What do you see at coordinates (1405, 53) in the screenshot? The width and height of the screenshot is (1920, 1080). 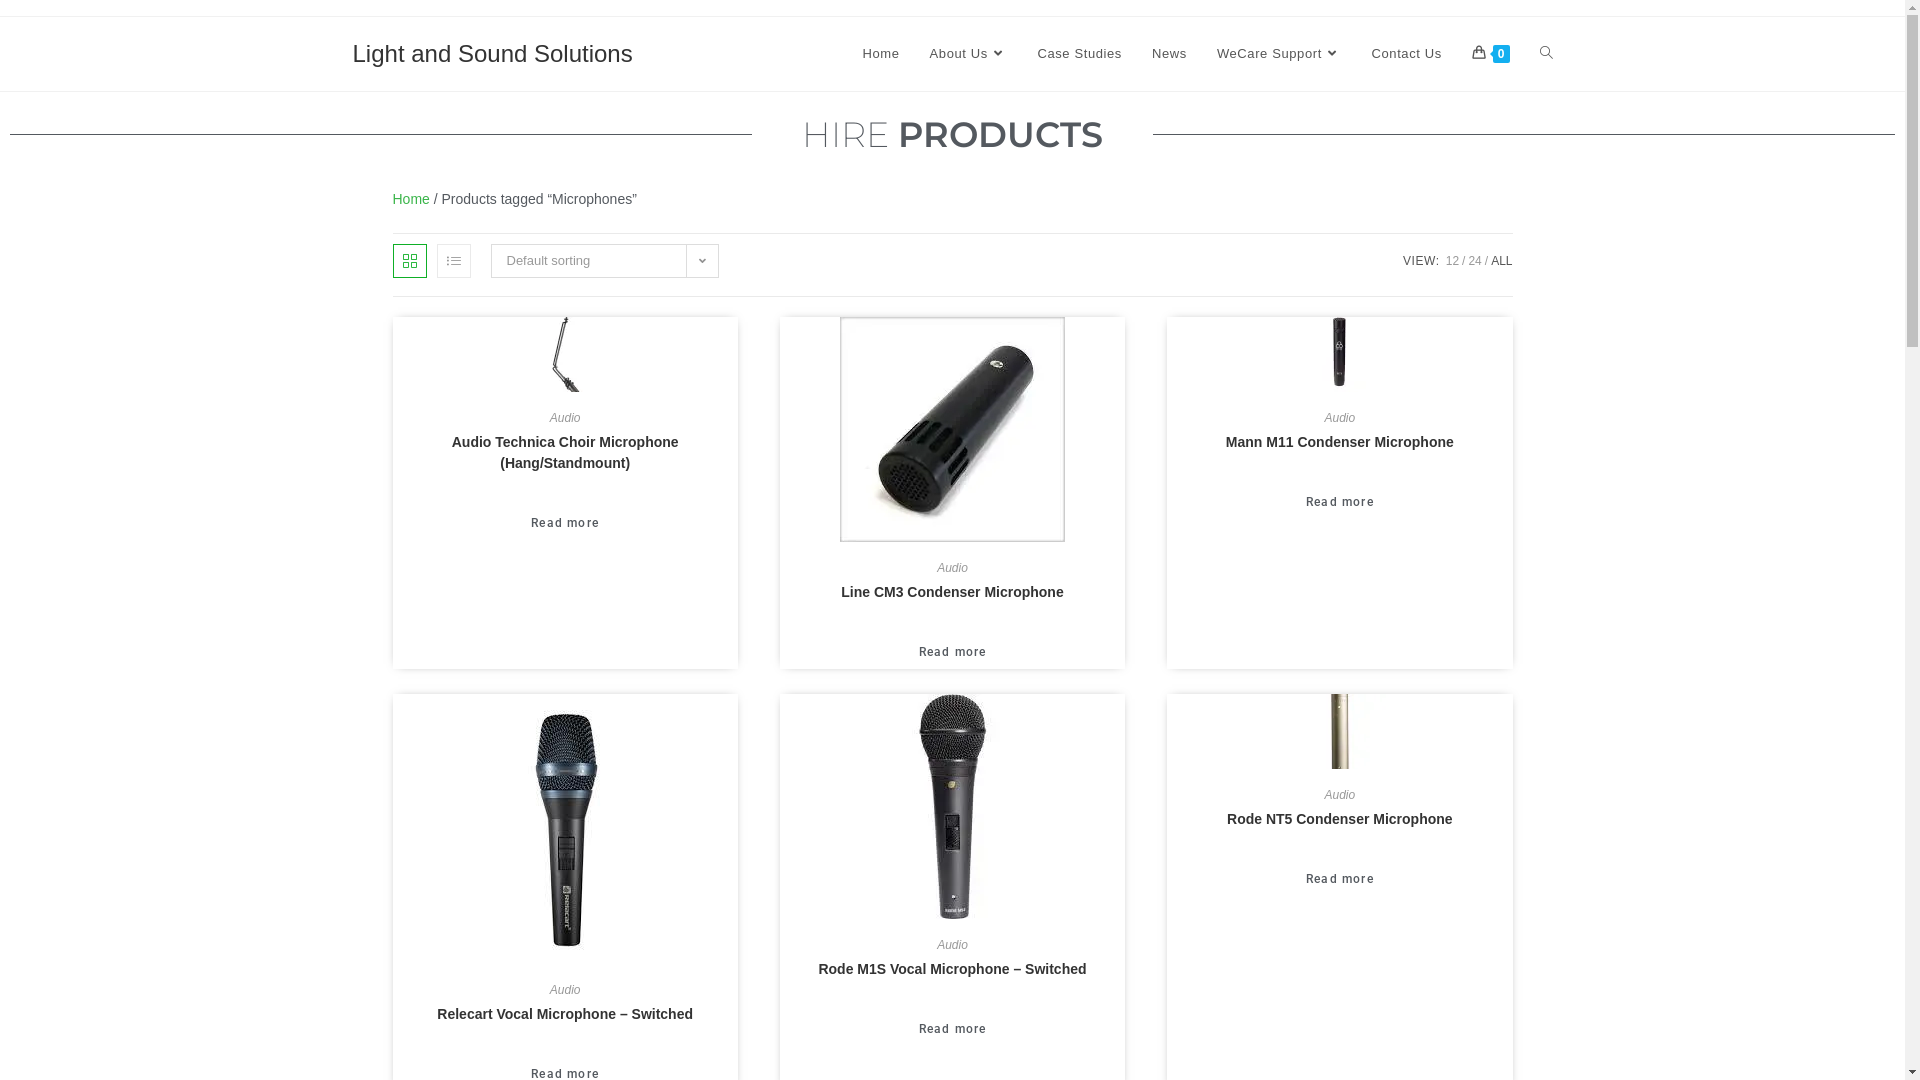 I see `'Contact Us'` at bounding box center [1405, 53].